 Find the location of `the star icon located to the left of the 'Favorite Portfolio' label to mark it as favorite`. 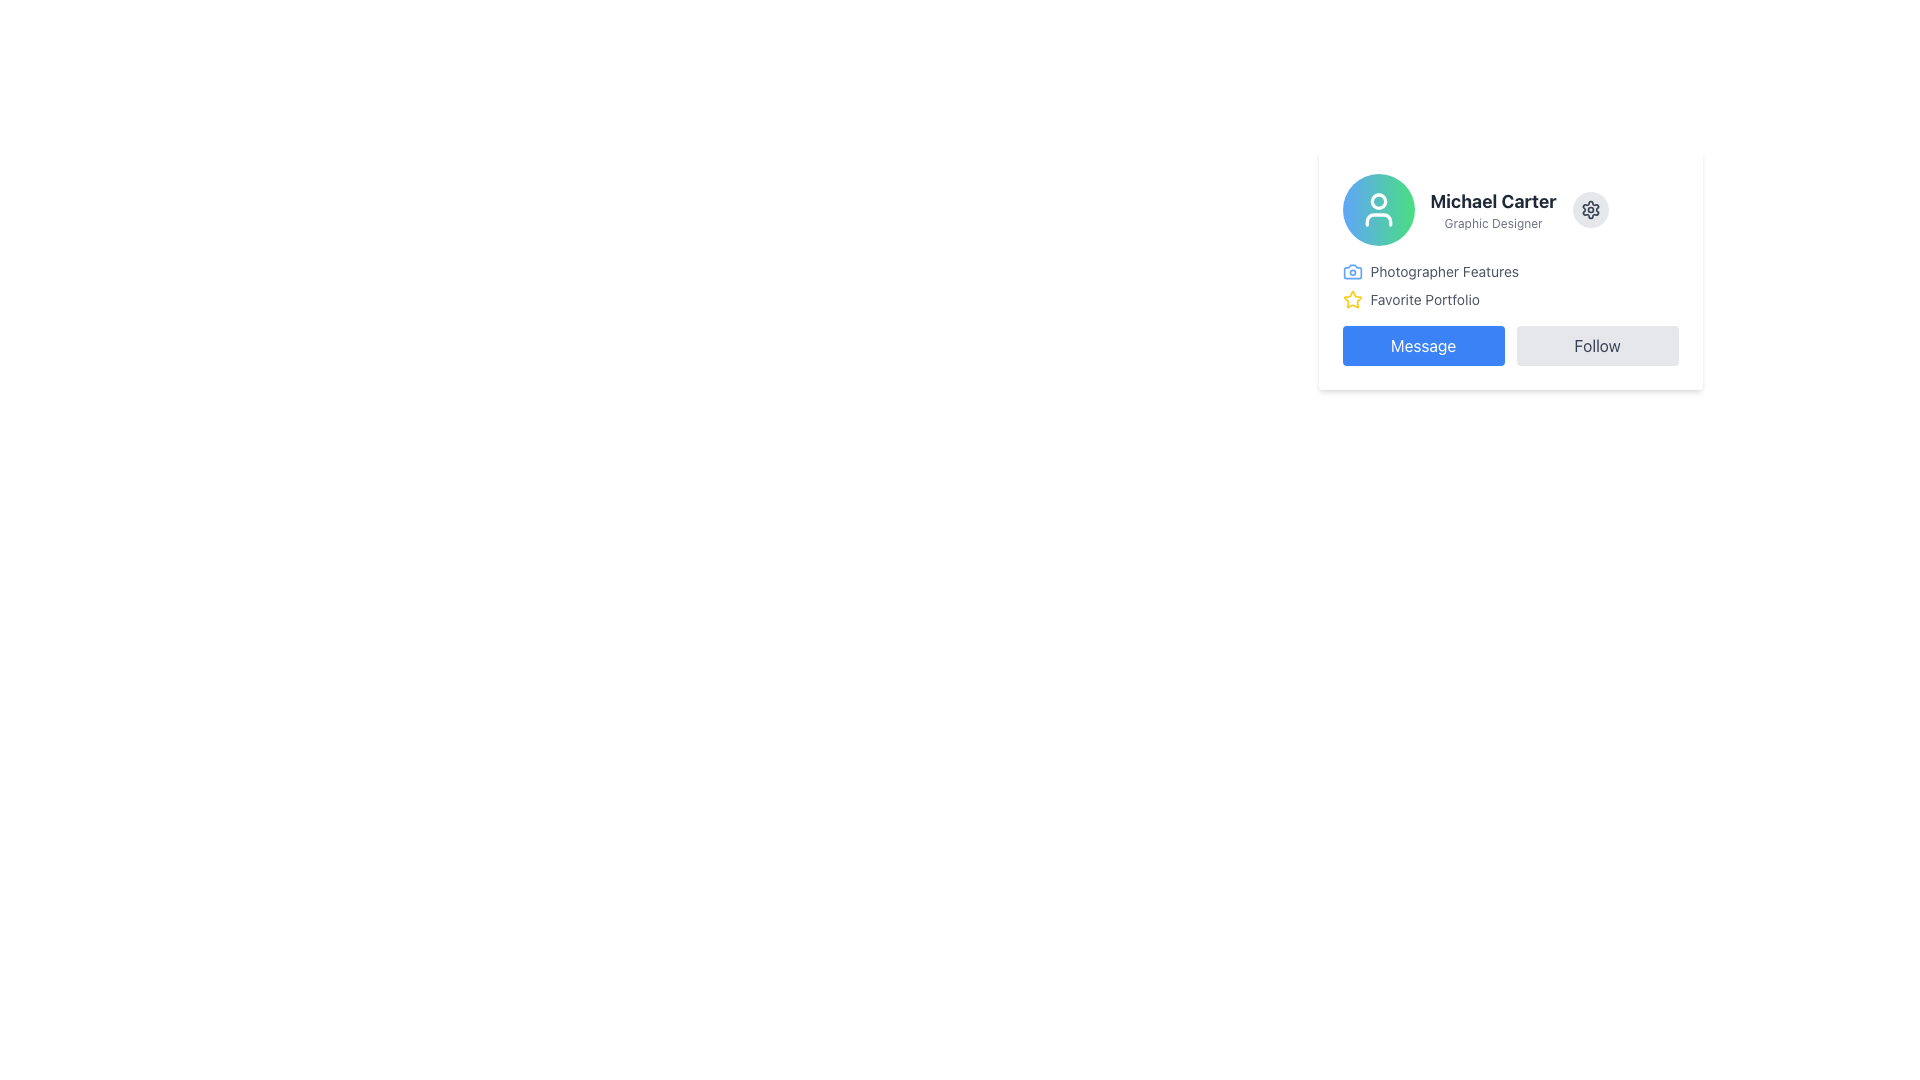

the star icon located to the left of the 'Favorite Portfolio' label to mark it as favorite is located at coordinates (1352, 300).